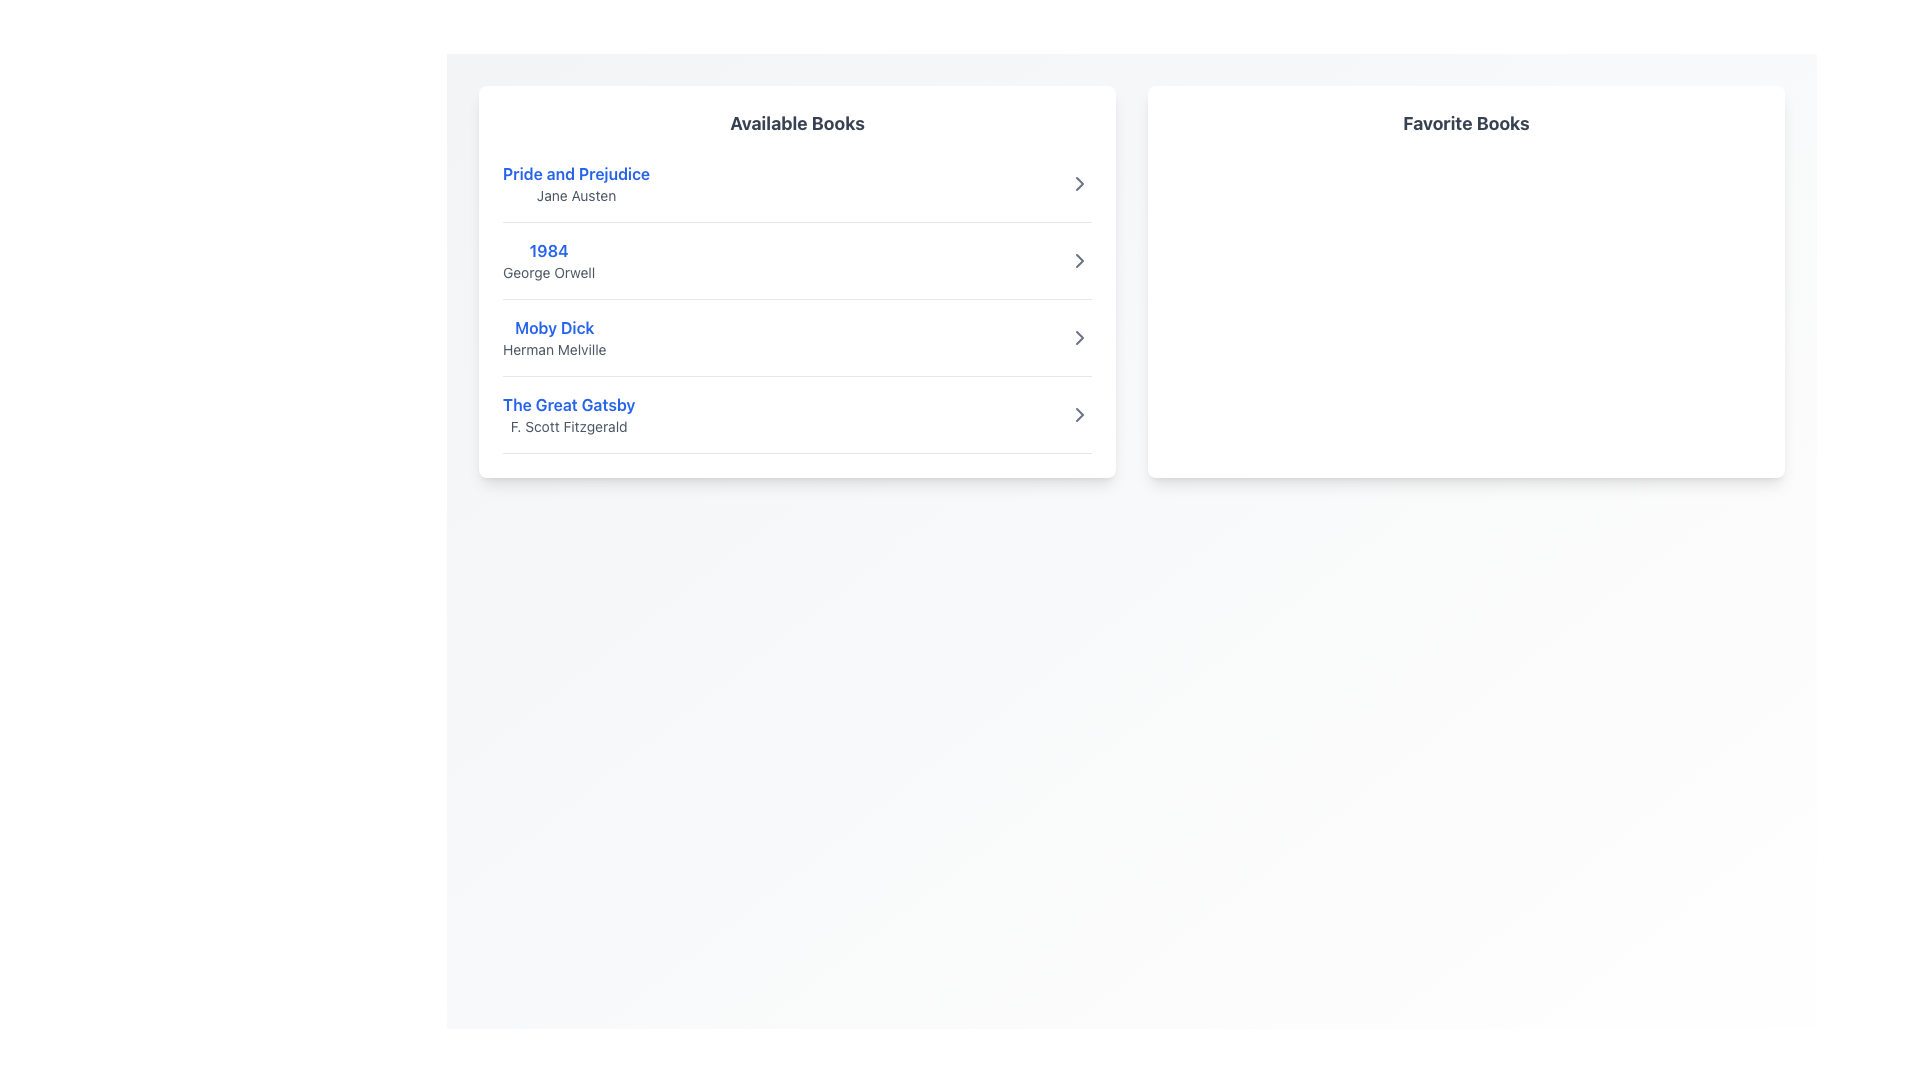  What do you see at coordinates (575, 184) in the screenshot?
I see `the first entry in the 'Available Books' list, which provides the title and author of a book` at bounding box center [575, 184].